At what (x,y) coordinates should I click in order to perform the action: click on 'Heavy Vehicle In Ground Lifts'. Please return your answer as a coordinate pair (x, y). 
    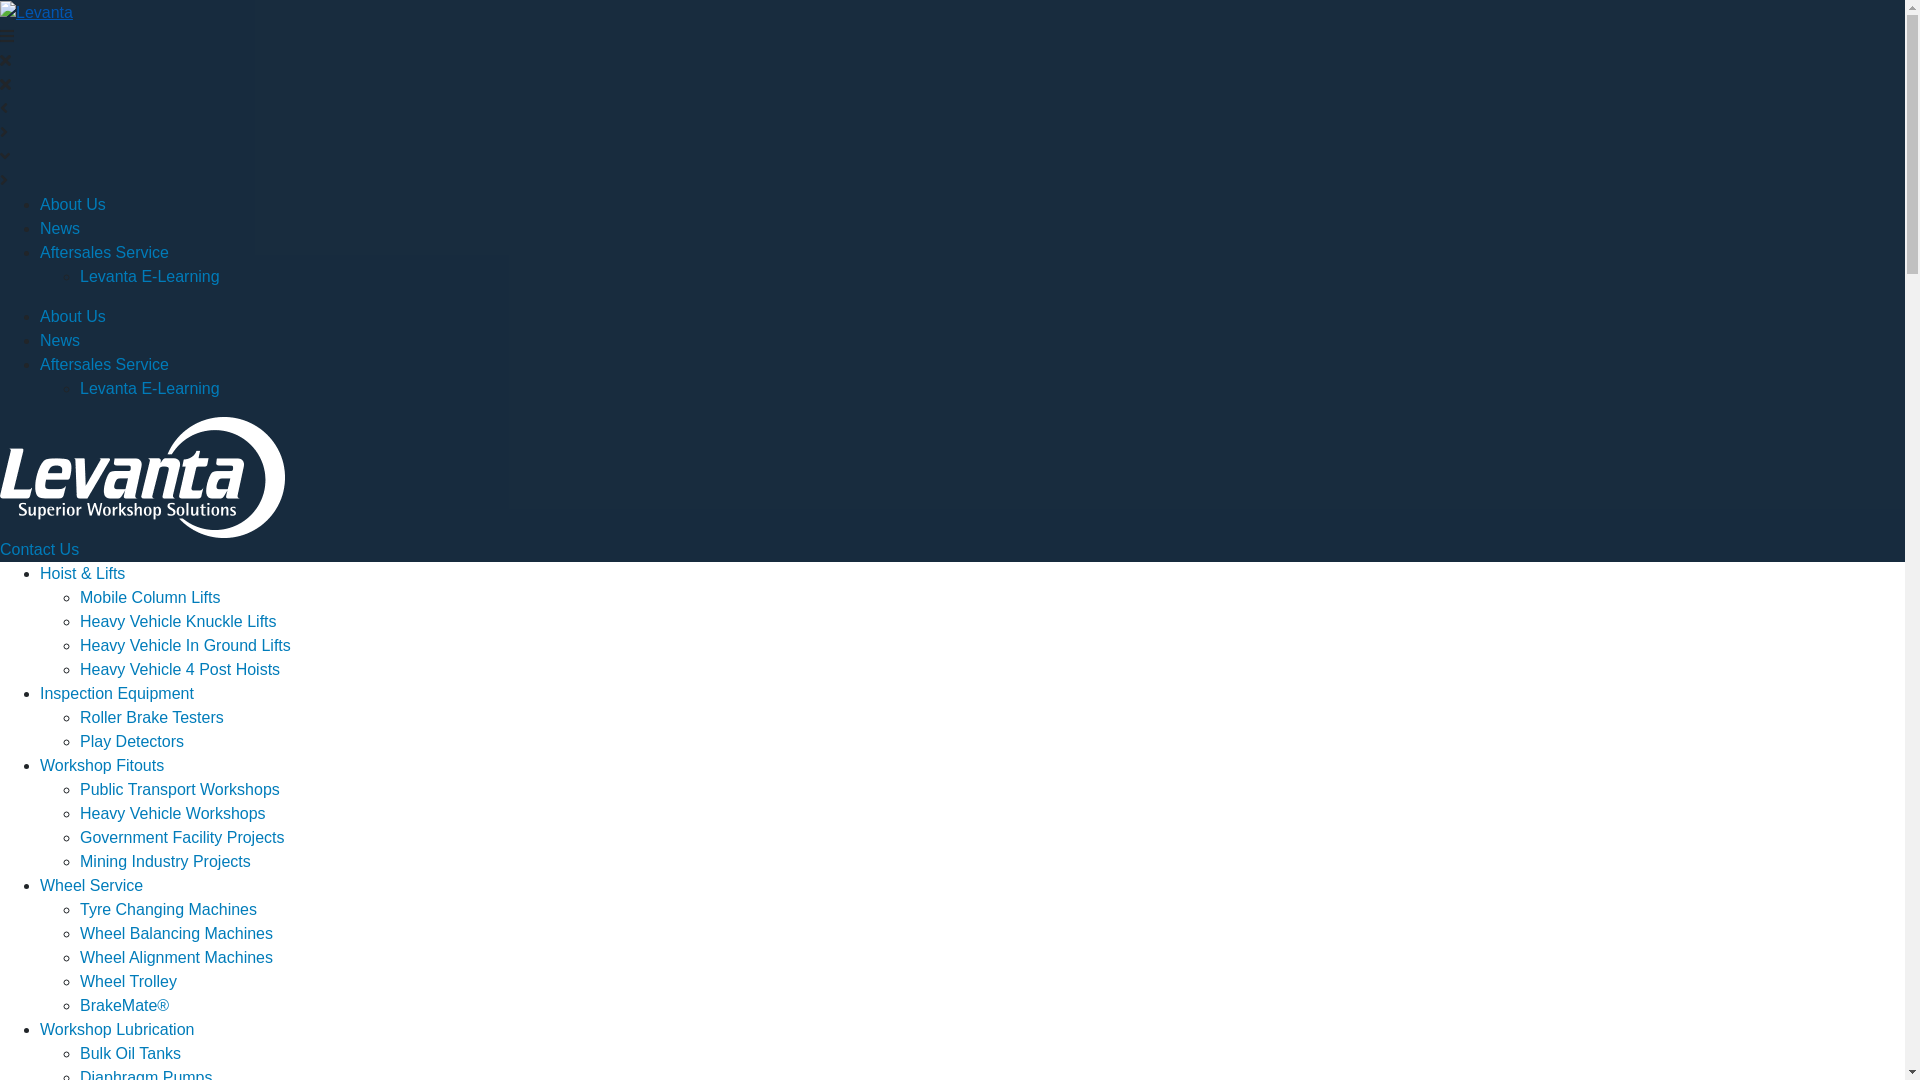
    Looking at the image, I should click on (185, 645).